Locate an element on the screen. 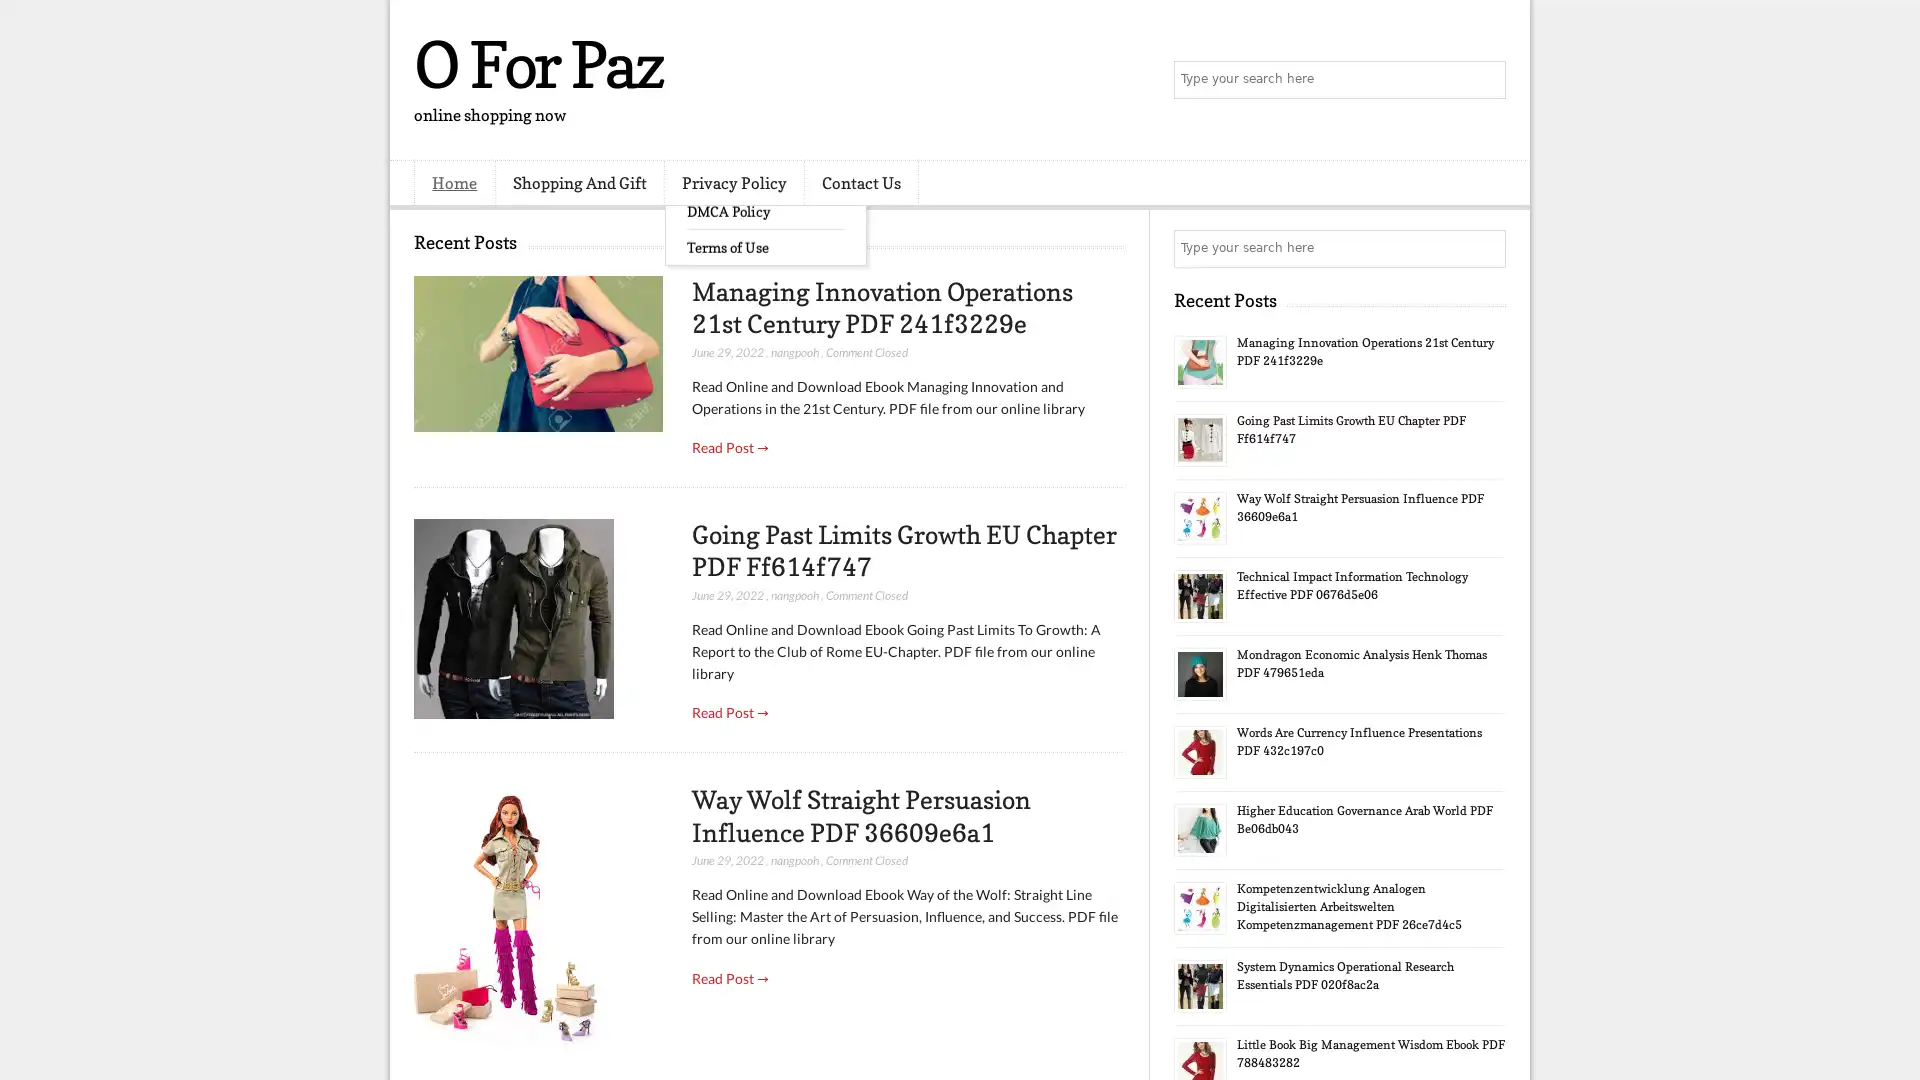  Search is located at coordinates (1485, 248).